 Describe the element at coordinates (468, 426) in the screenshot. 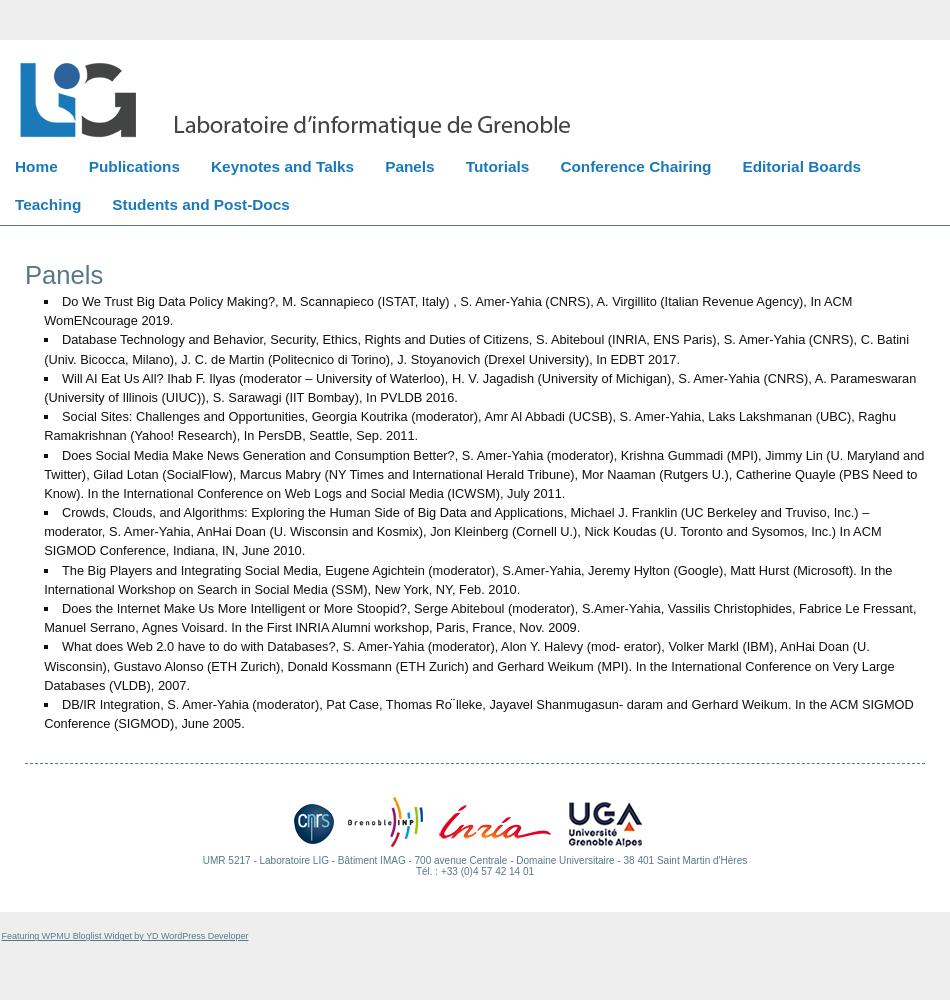

I see `'Social Sites: Challenges and Opportunities, Georgia Koutrika (moderator), Amr Al Abbadi (UCSB), S. Amer-Yahia, Laks Lakshmanan (UBC), Raghu Ramakrishnan (Yahoo! Research), In PersDB, Seattle, Sep. 2011.'` at that location.